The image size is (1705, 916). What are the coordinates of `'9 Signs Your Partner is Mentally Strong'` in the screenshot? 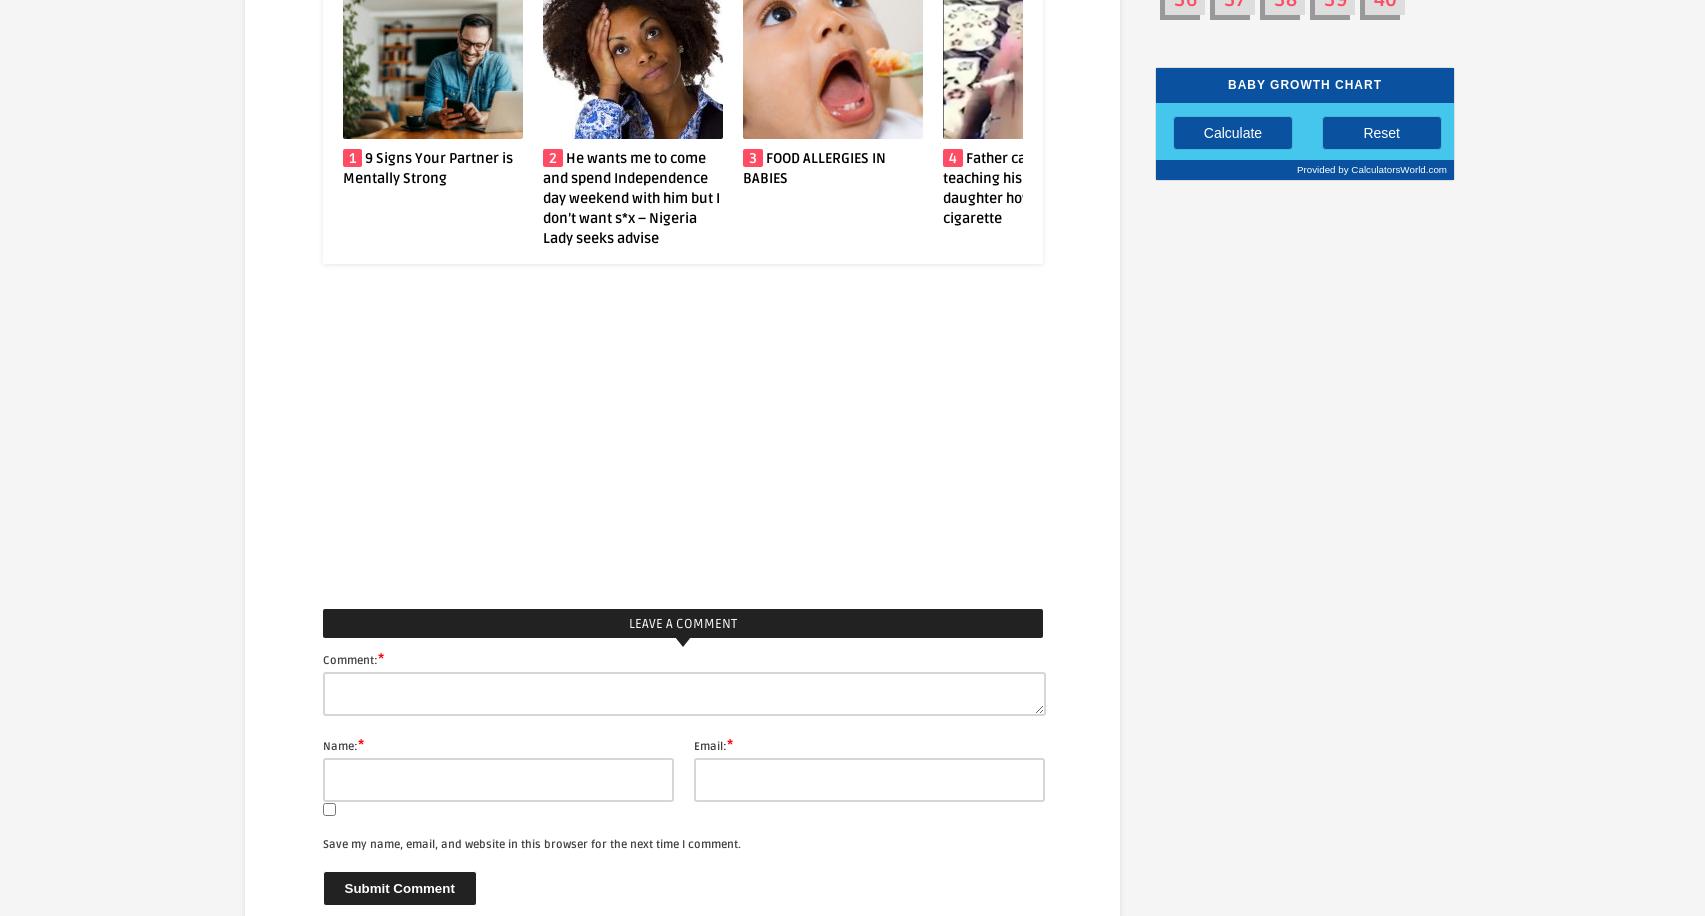 It's located at (226, 167).